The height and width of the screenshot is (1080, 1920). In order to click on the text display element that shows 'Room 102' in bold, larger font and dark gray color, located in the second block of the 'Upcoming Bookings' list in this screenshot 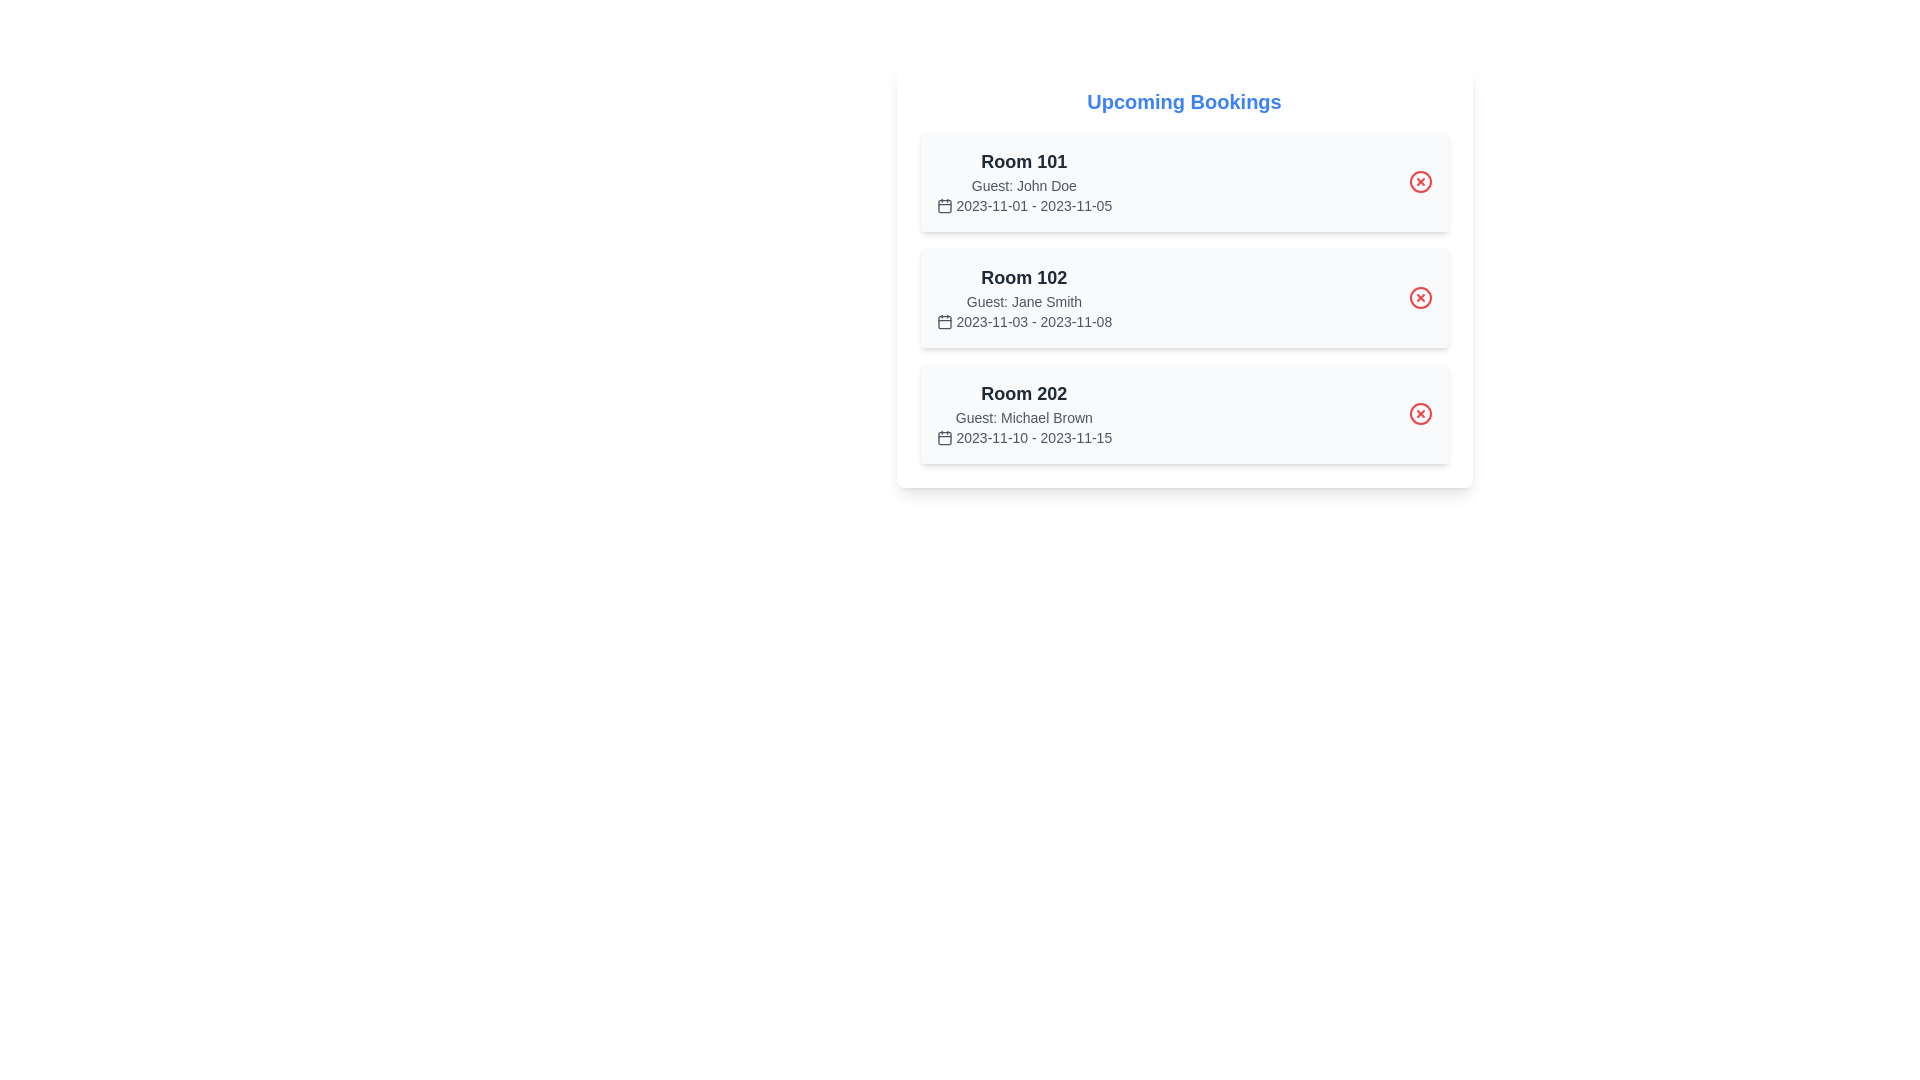, I will do `click(1024, 277)`.